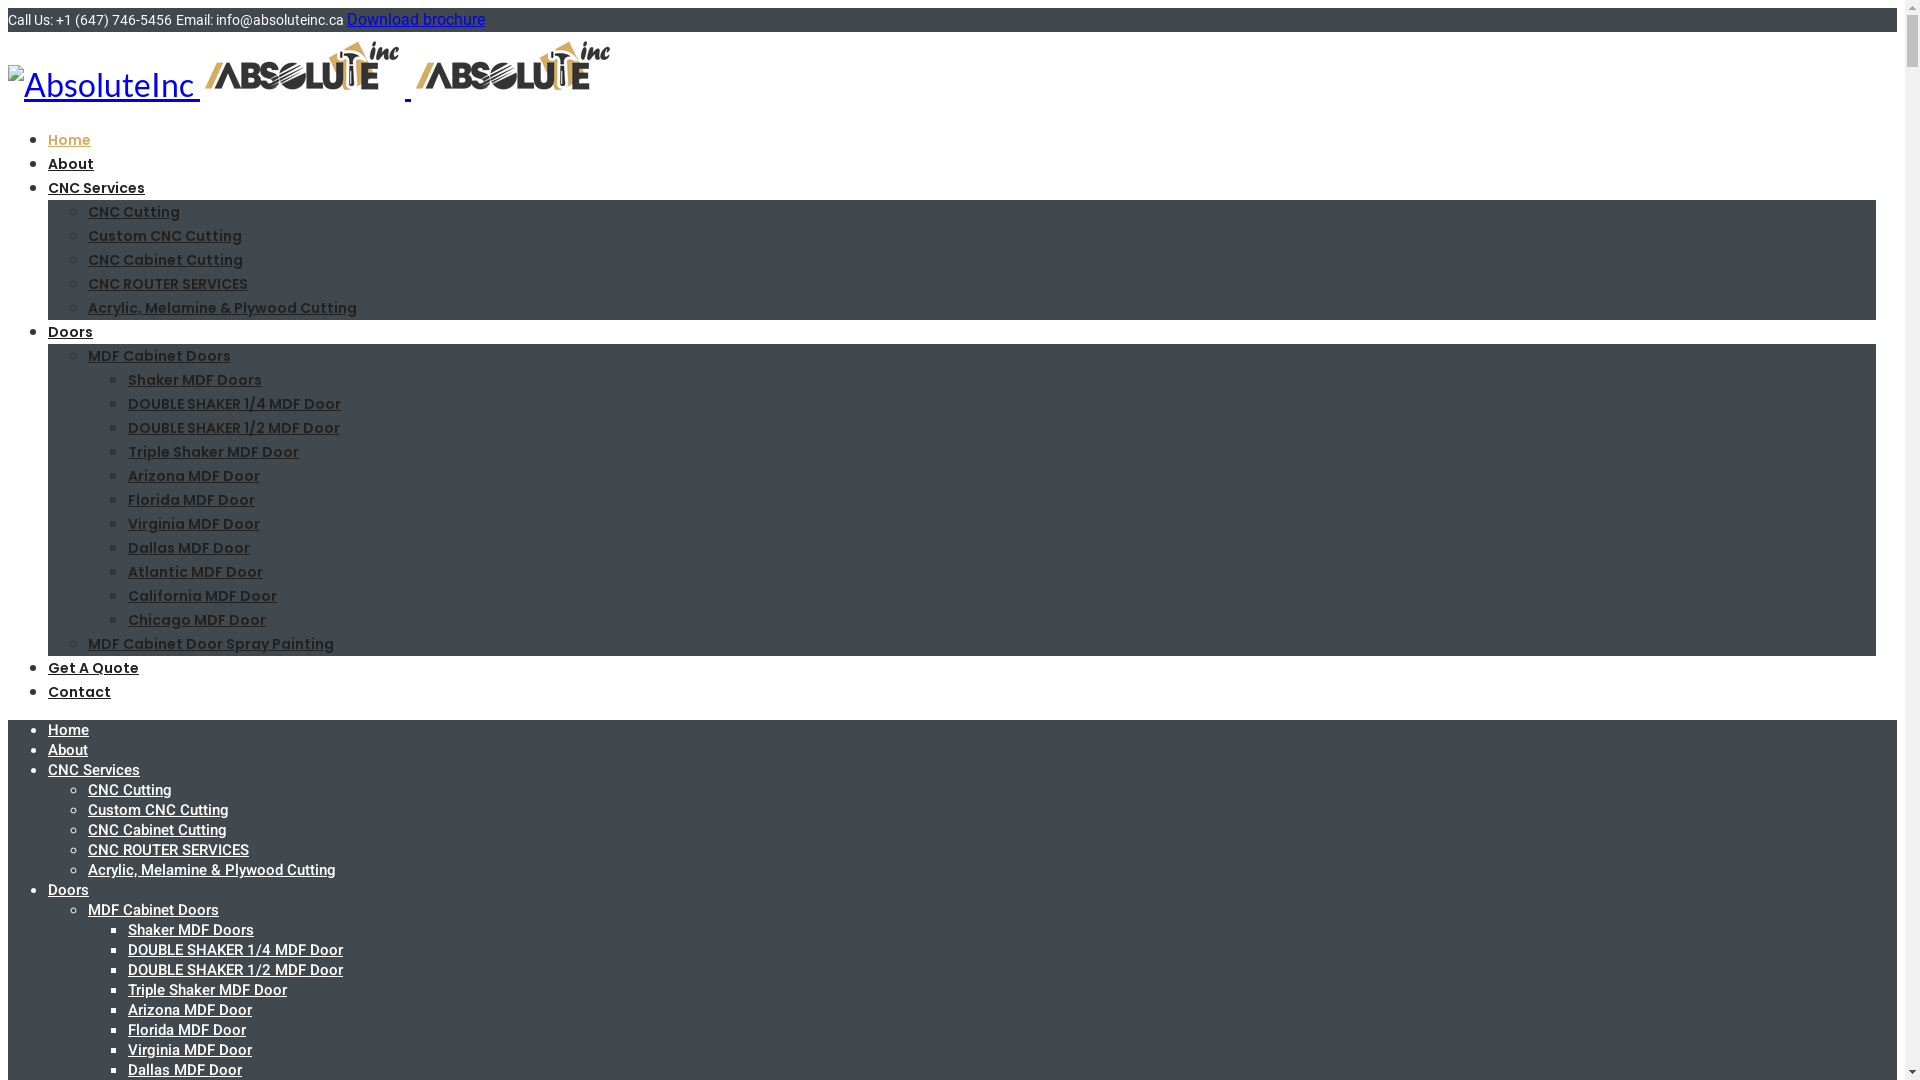 The width and height of the screenshot is (1920, 1080). Describe the element at coordinates (165, 258) in the screenshot. I see `'CNC Cabinet Cutting'` at that location.